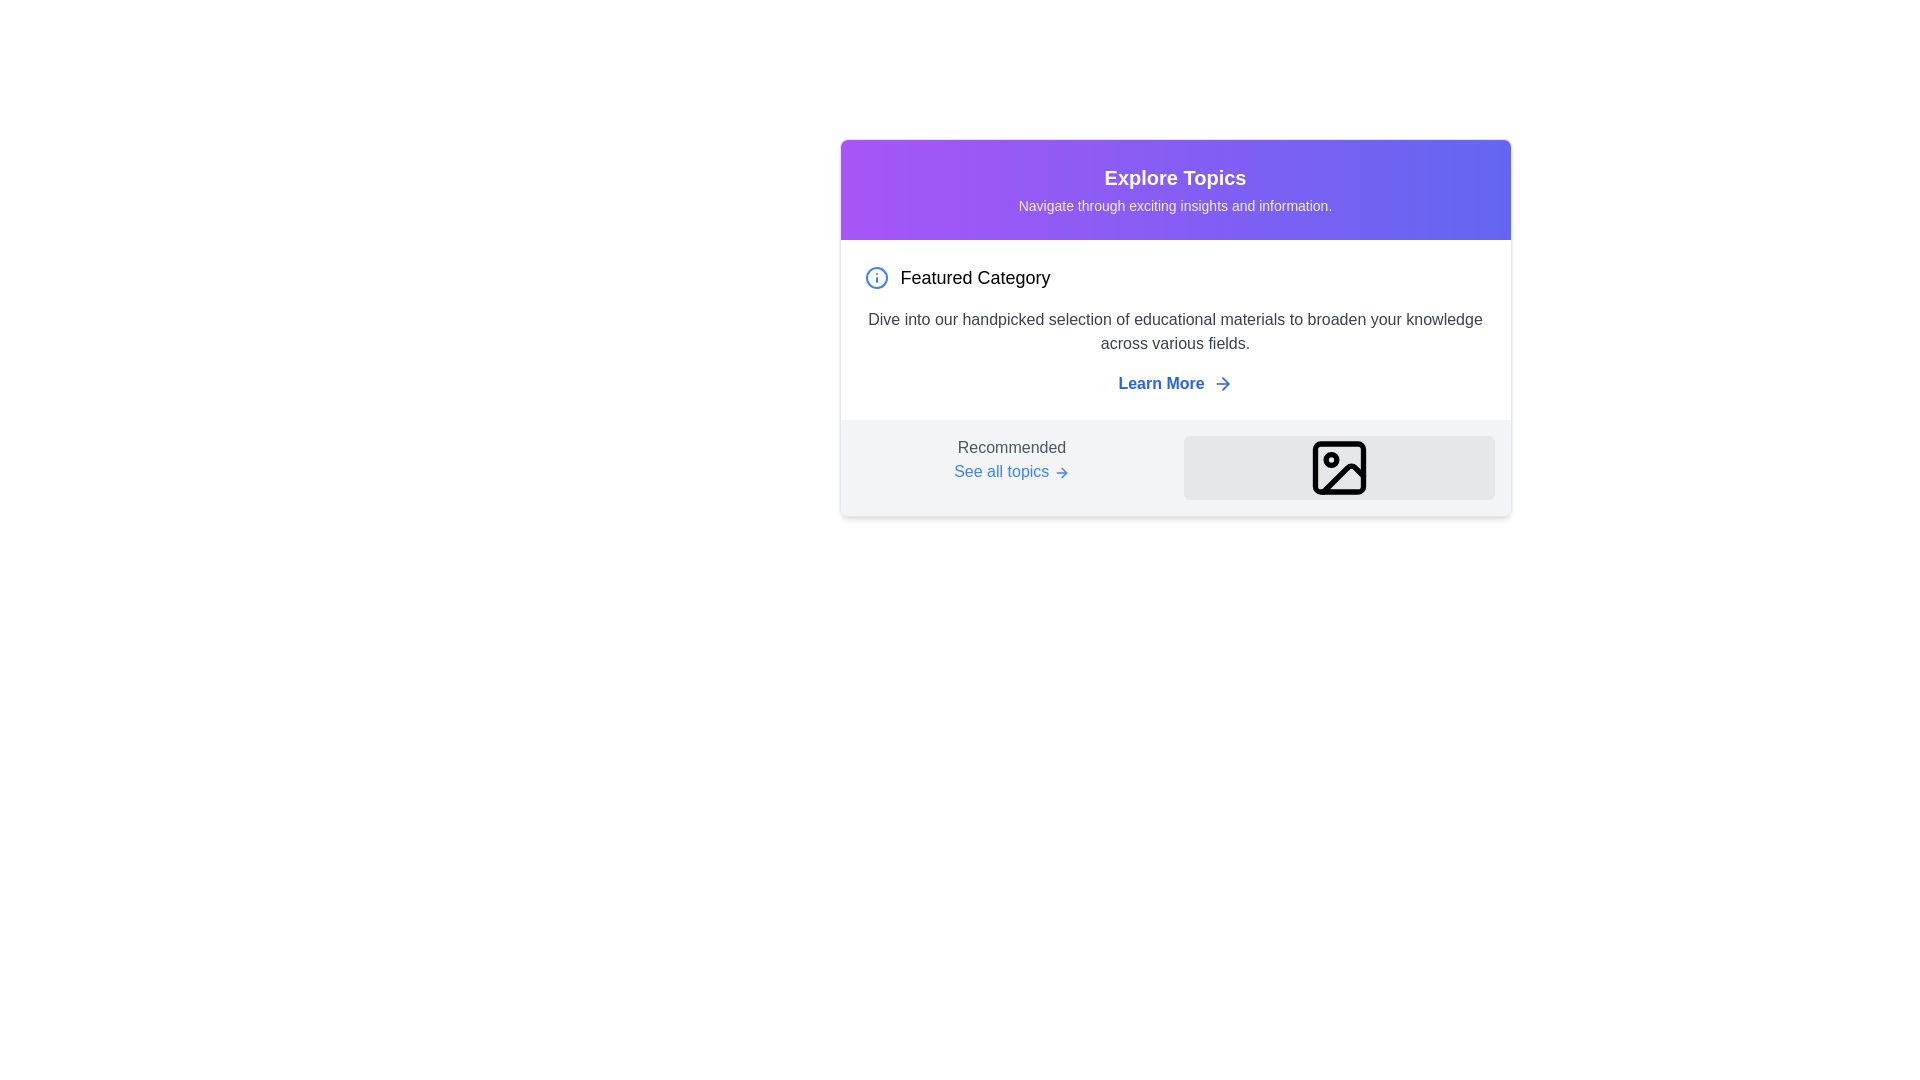  Describe the element at coordinates (1175, 384) in the screenshot. I see `the interactive hyperlink located at the lower-right side of the 'Featured Category' section, beneath the descriptive paragraph, which encourages further exploration by the user` at that location.